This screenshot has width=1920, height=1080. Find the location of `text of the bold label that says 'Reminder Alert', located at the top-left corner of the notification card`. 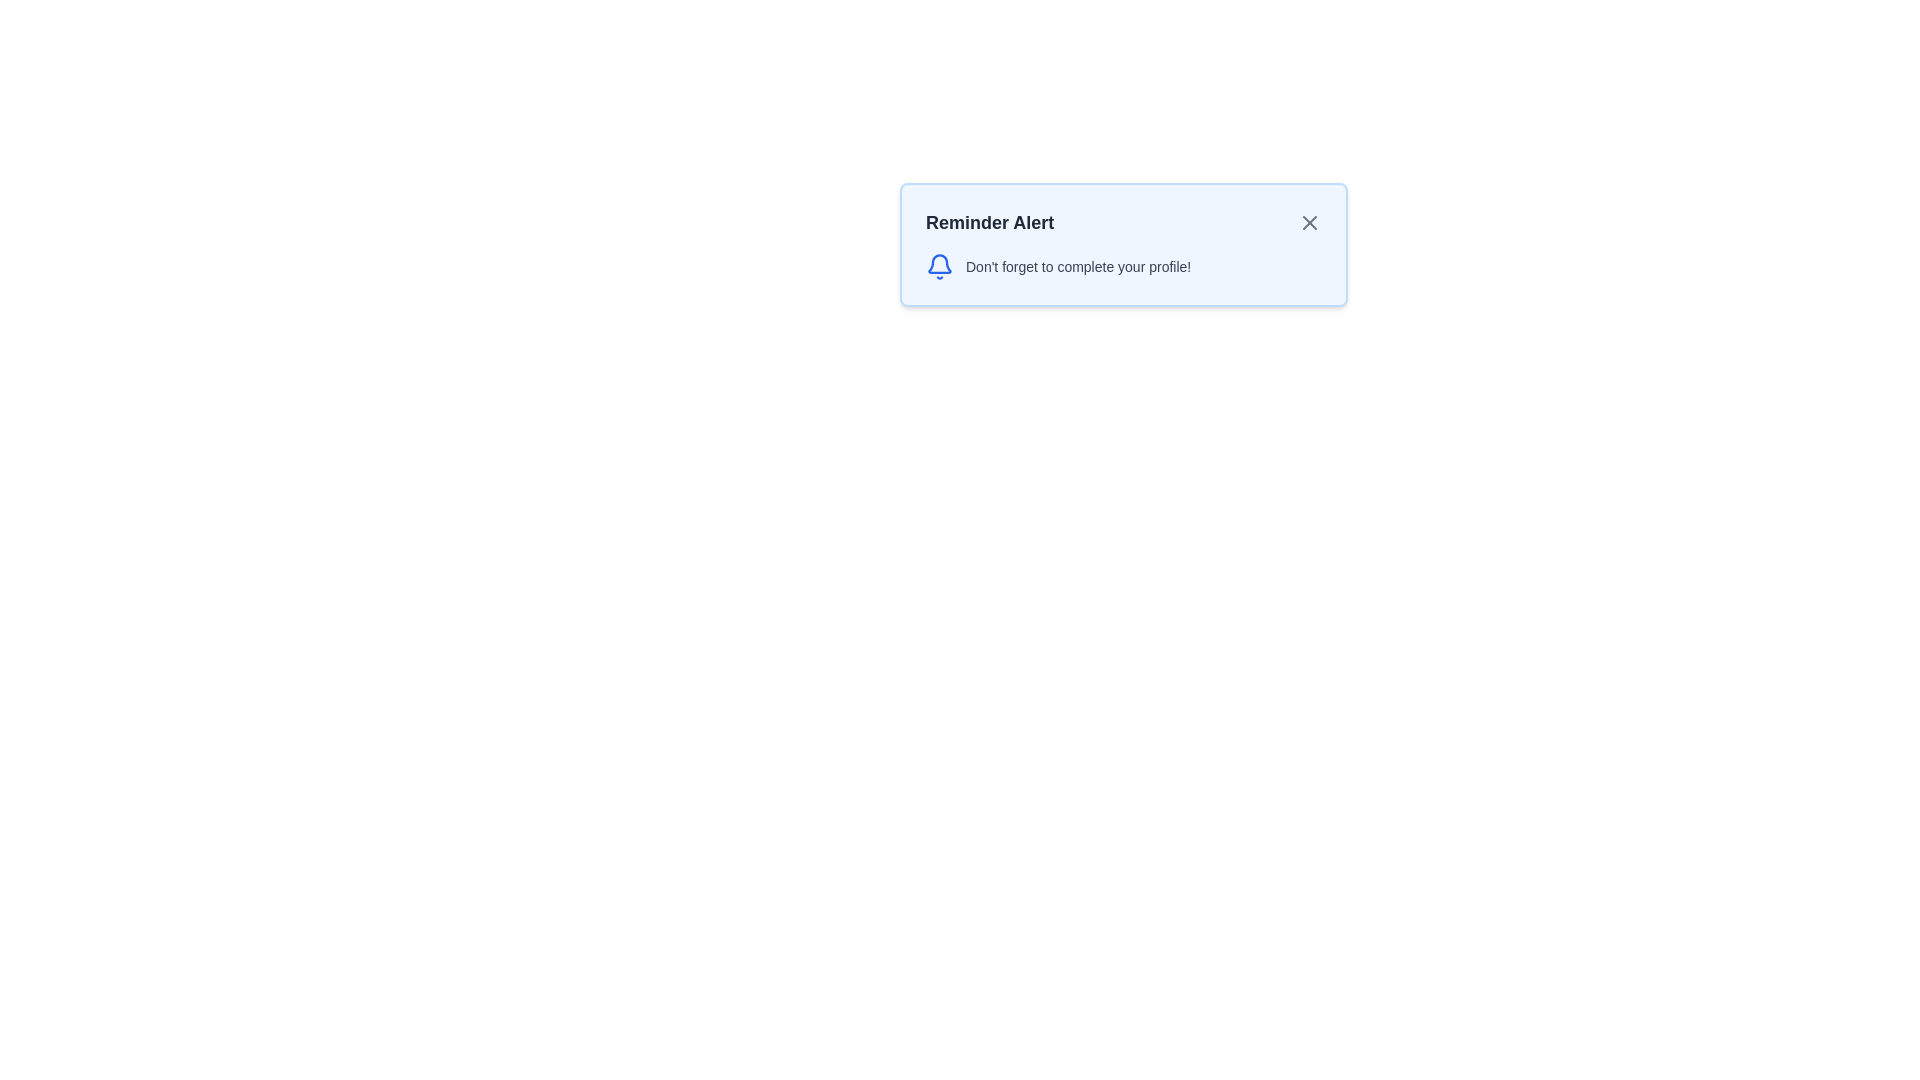

text of the bold label that says 'Reminder Alert', located at the top-left corner of the notification card is located at coordinates (990, 223).